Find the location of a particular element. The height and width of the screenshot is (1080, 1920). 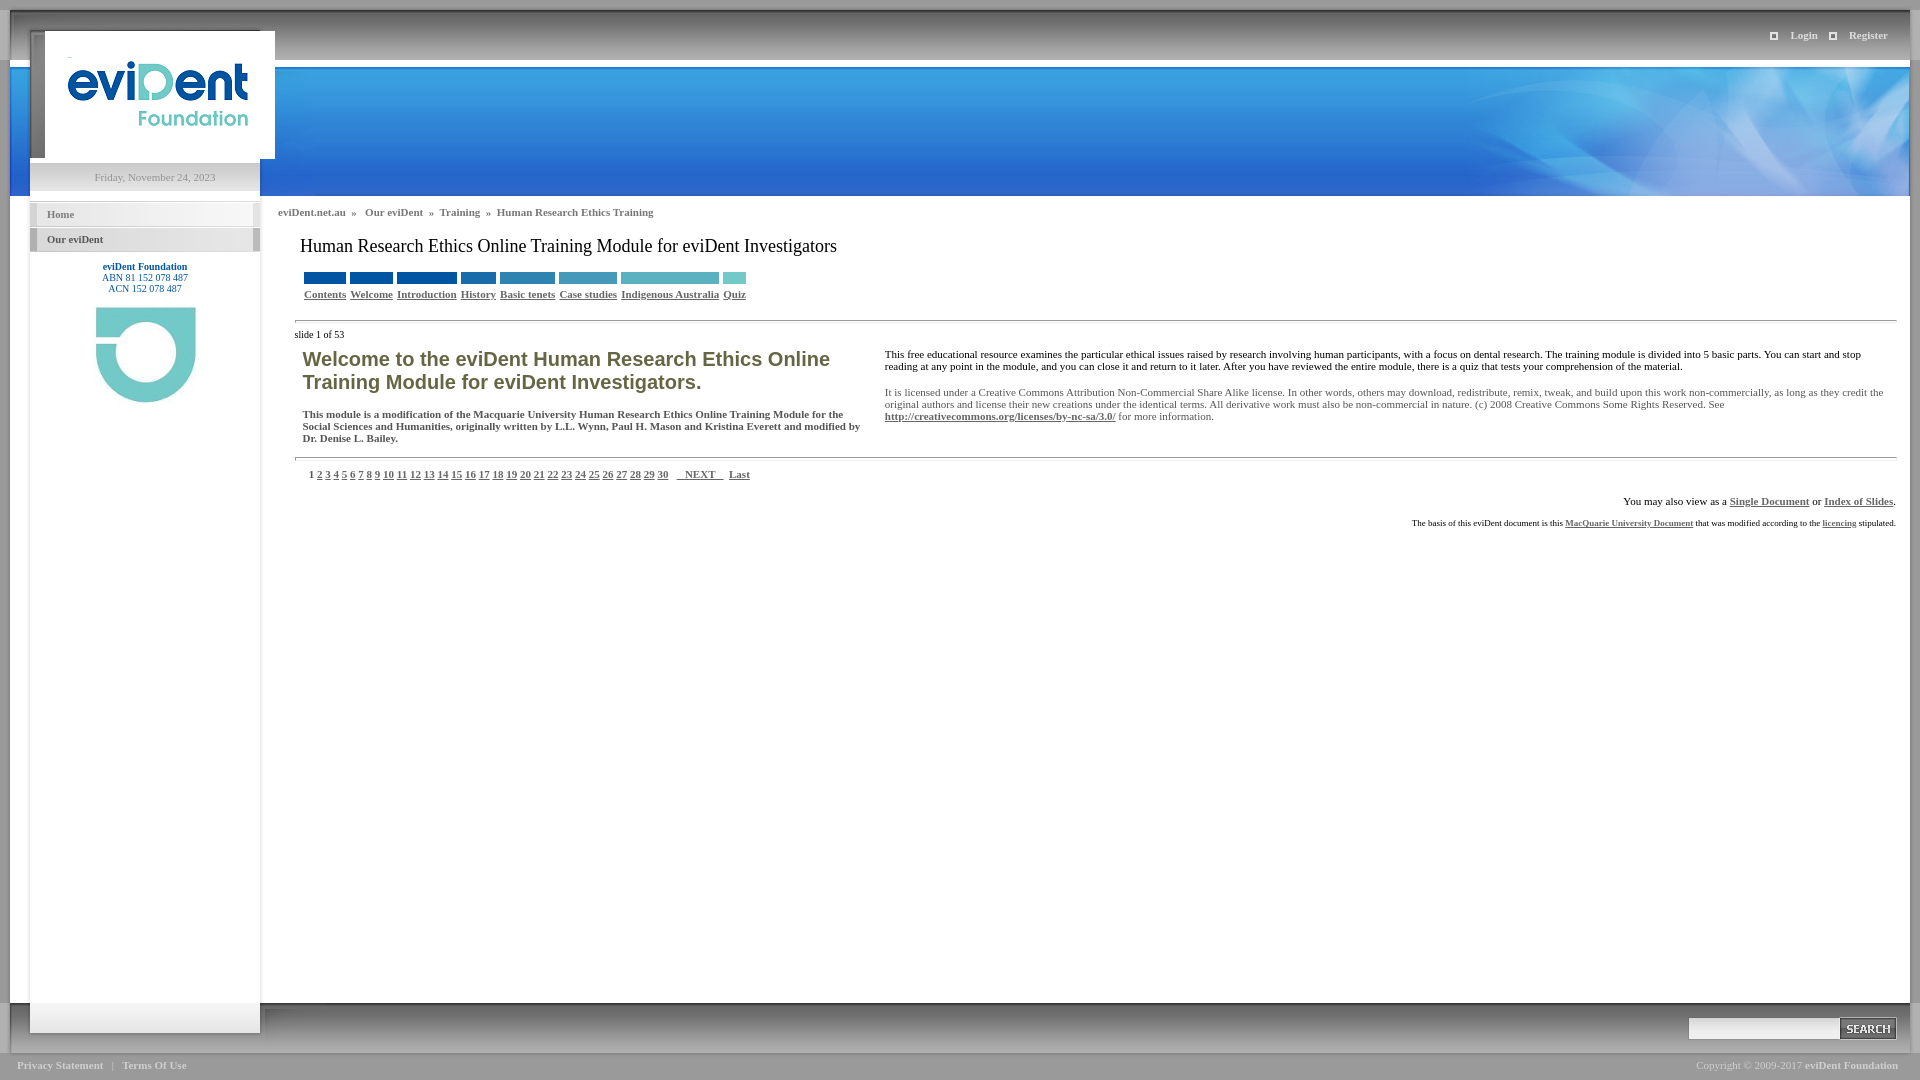

'      Home ' is located at coordinates (143, 214).